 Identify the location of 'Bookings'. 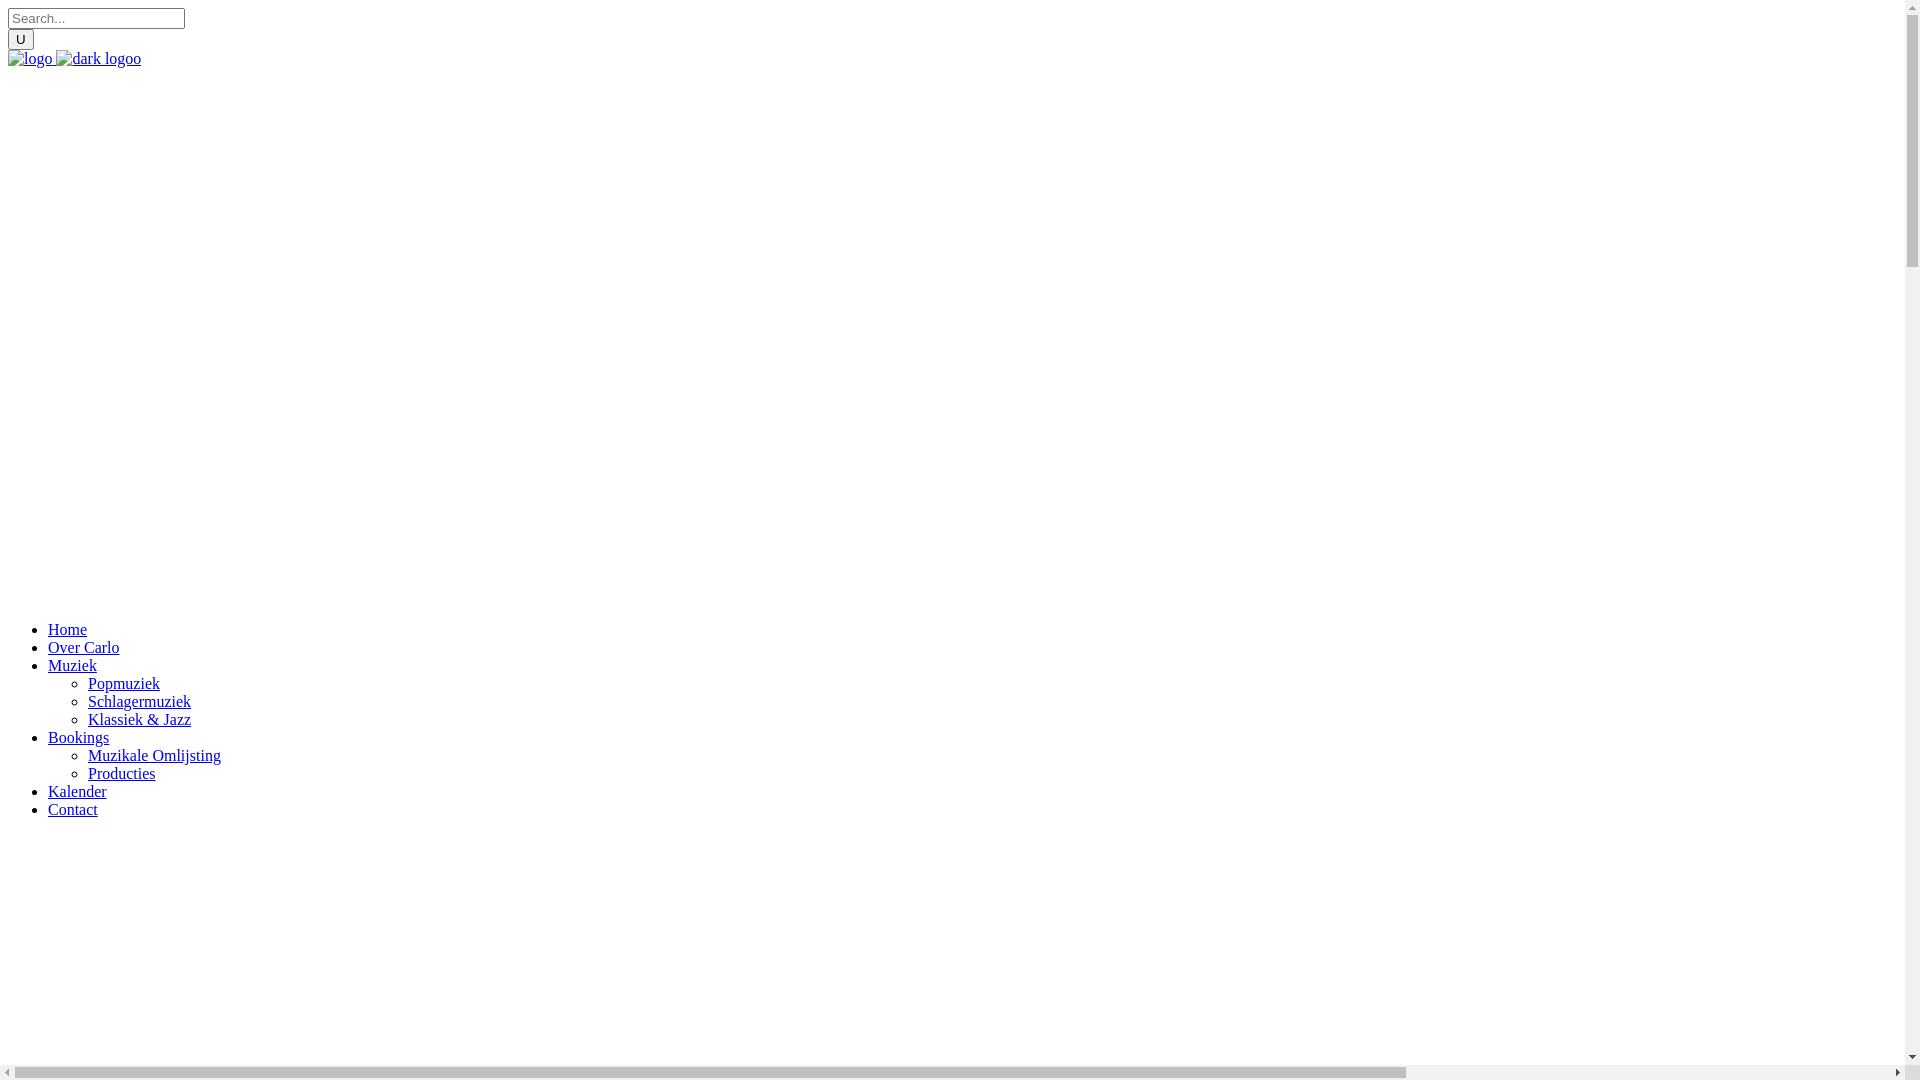
(78, 737).